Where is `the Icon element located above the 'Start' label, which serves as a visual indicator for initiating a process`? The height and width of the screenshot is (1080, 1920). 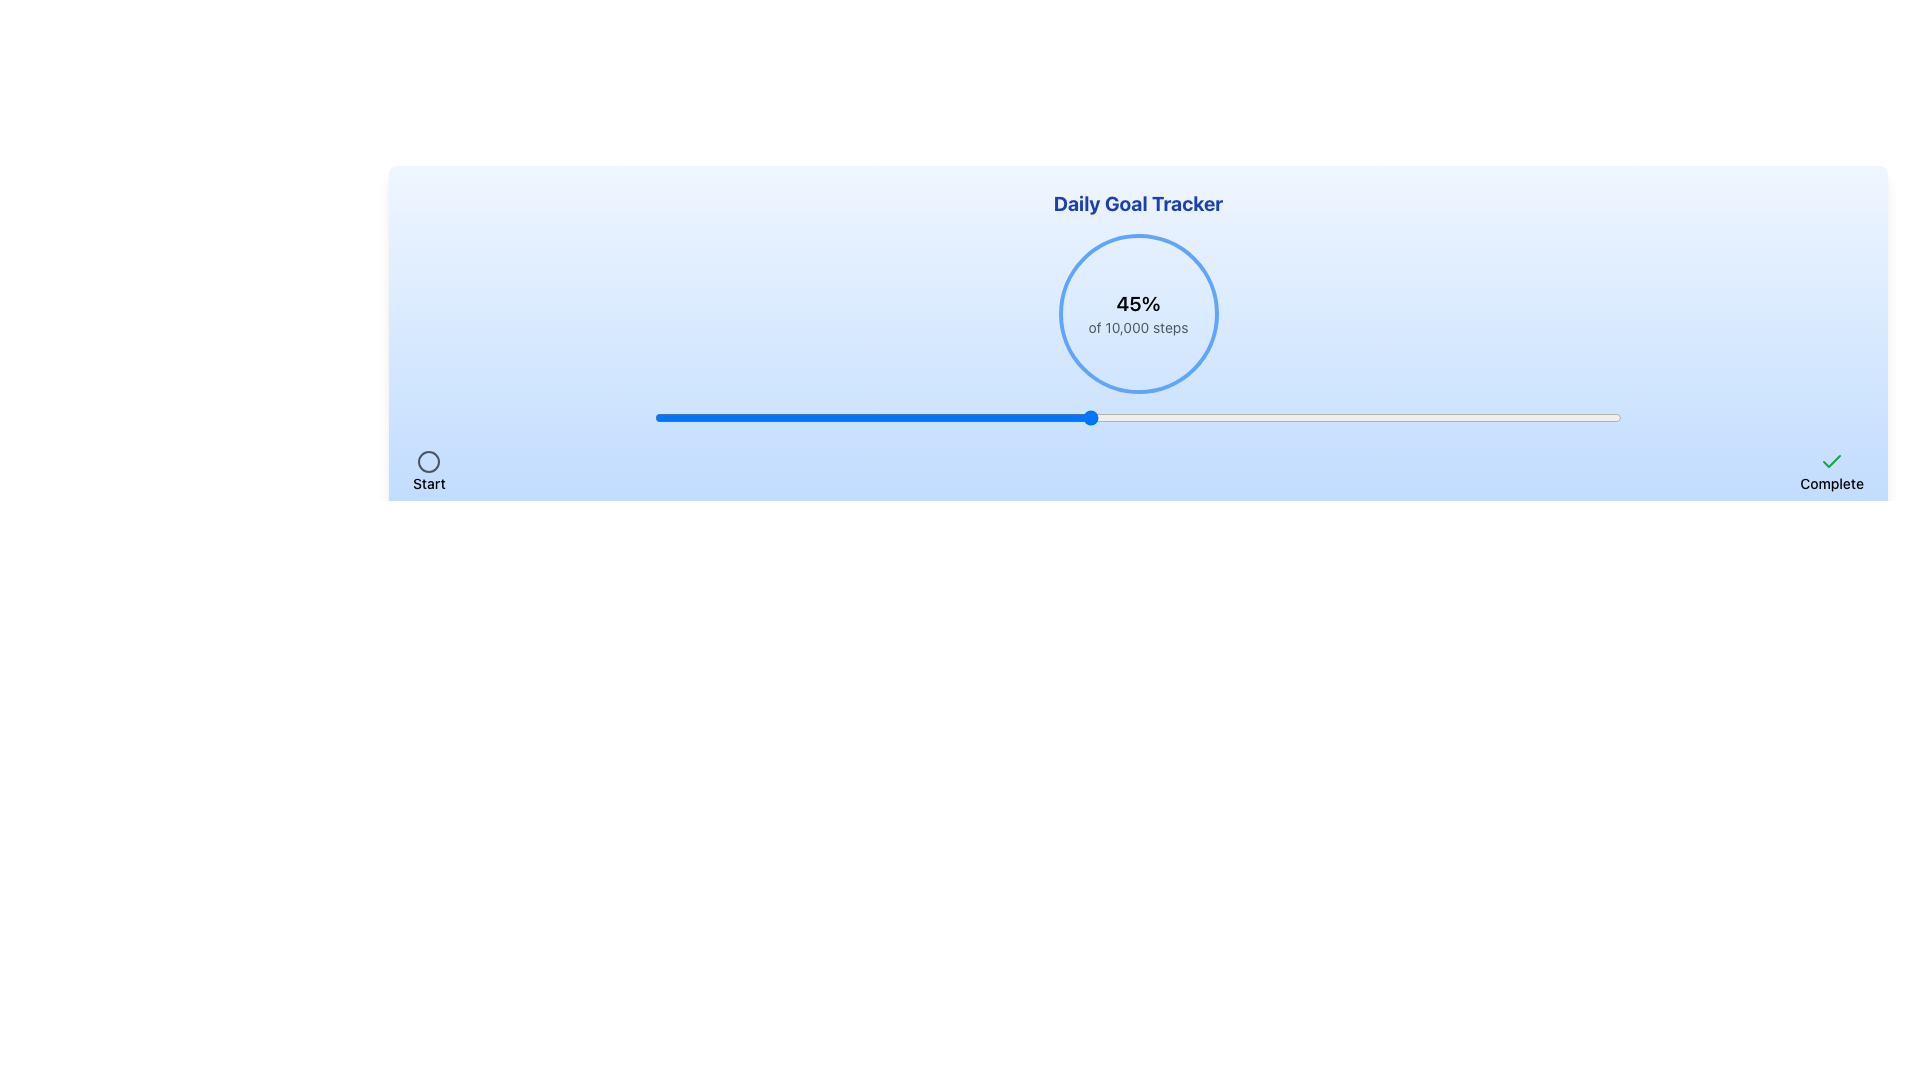 the Icon element located above the 'Start' label, which serves as a visual indicator for initiating a process is located at coordinates (427, 462).